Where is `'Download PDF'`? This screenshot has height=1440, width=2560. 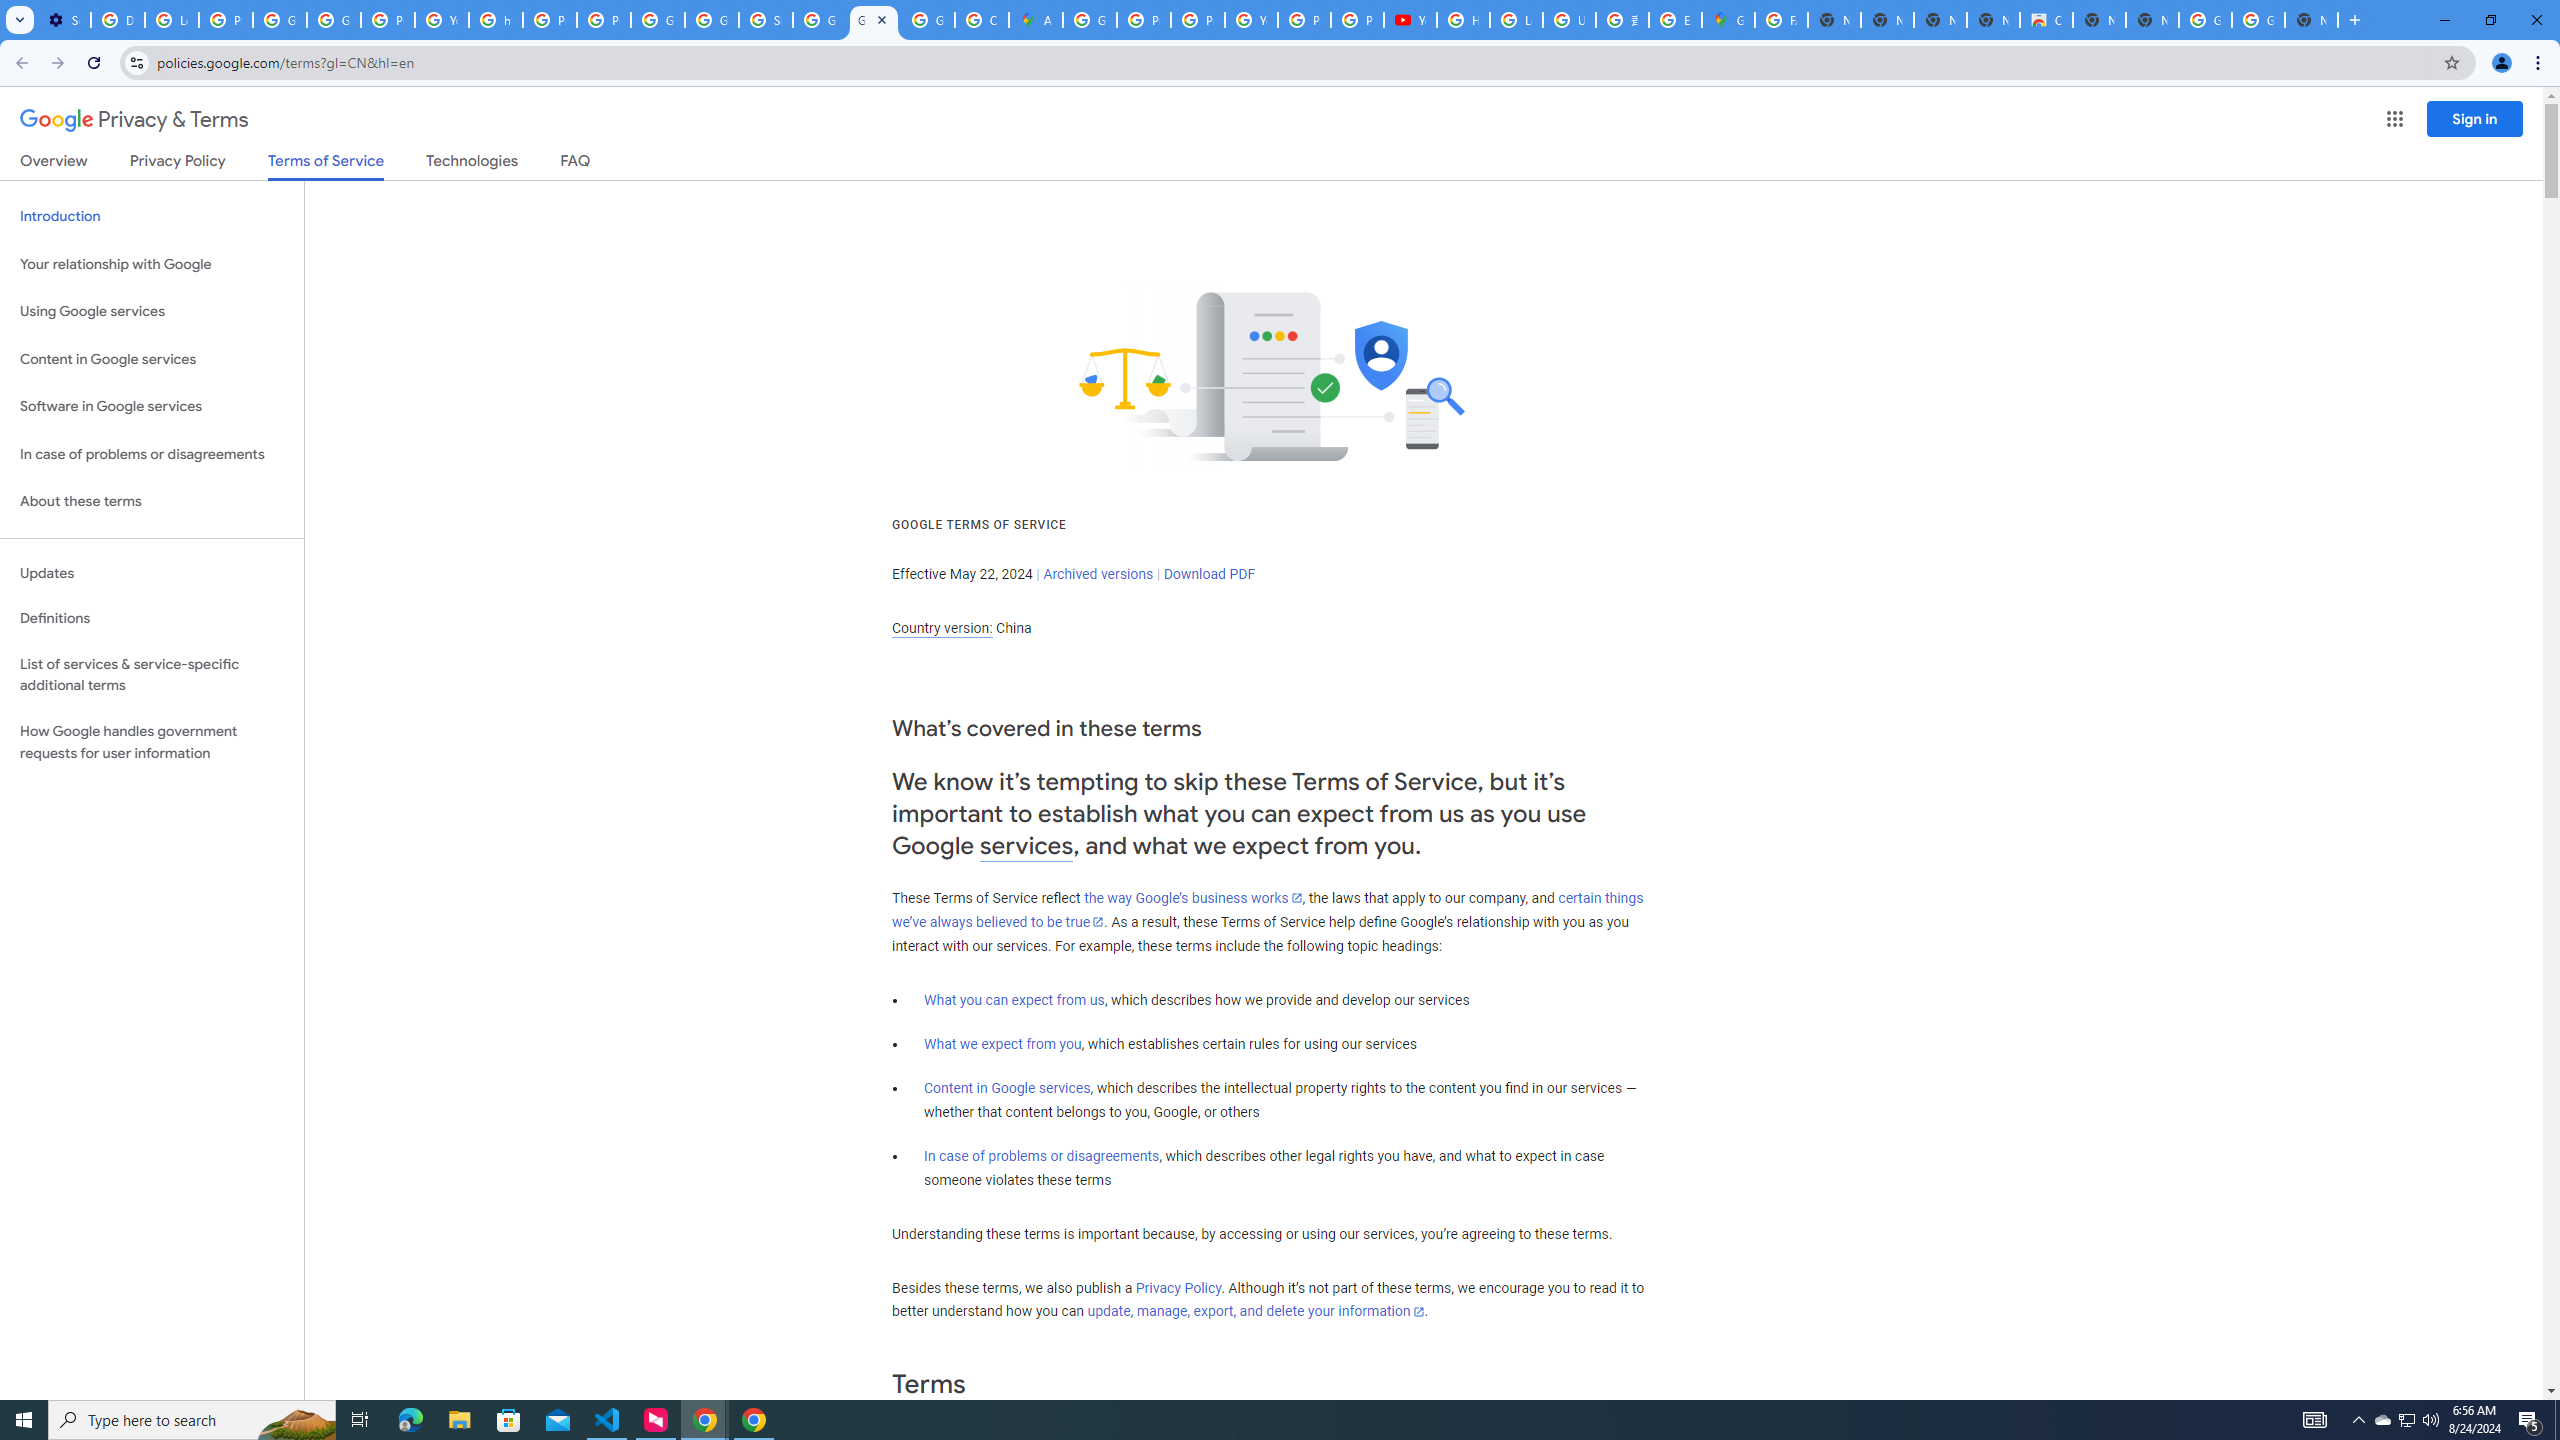
'Download PDF' is located at coordinates (1208, 572).